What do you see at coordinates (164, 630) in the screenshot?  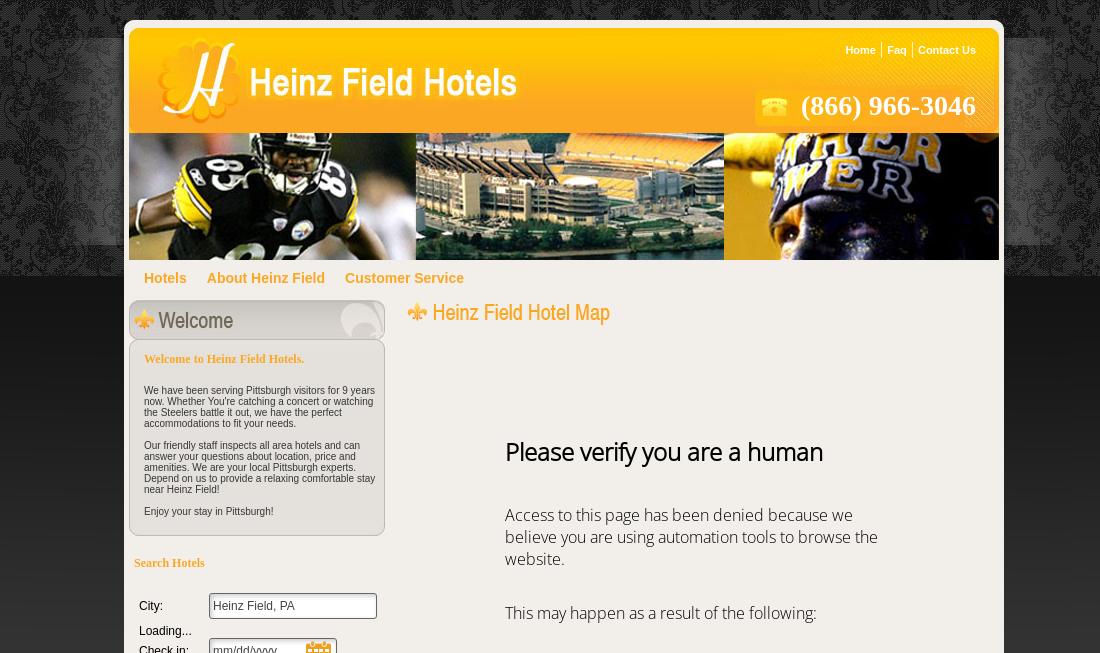 I see `'Loading...'` at bounding box center [164, 630].